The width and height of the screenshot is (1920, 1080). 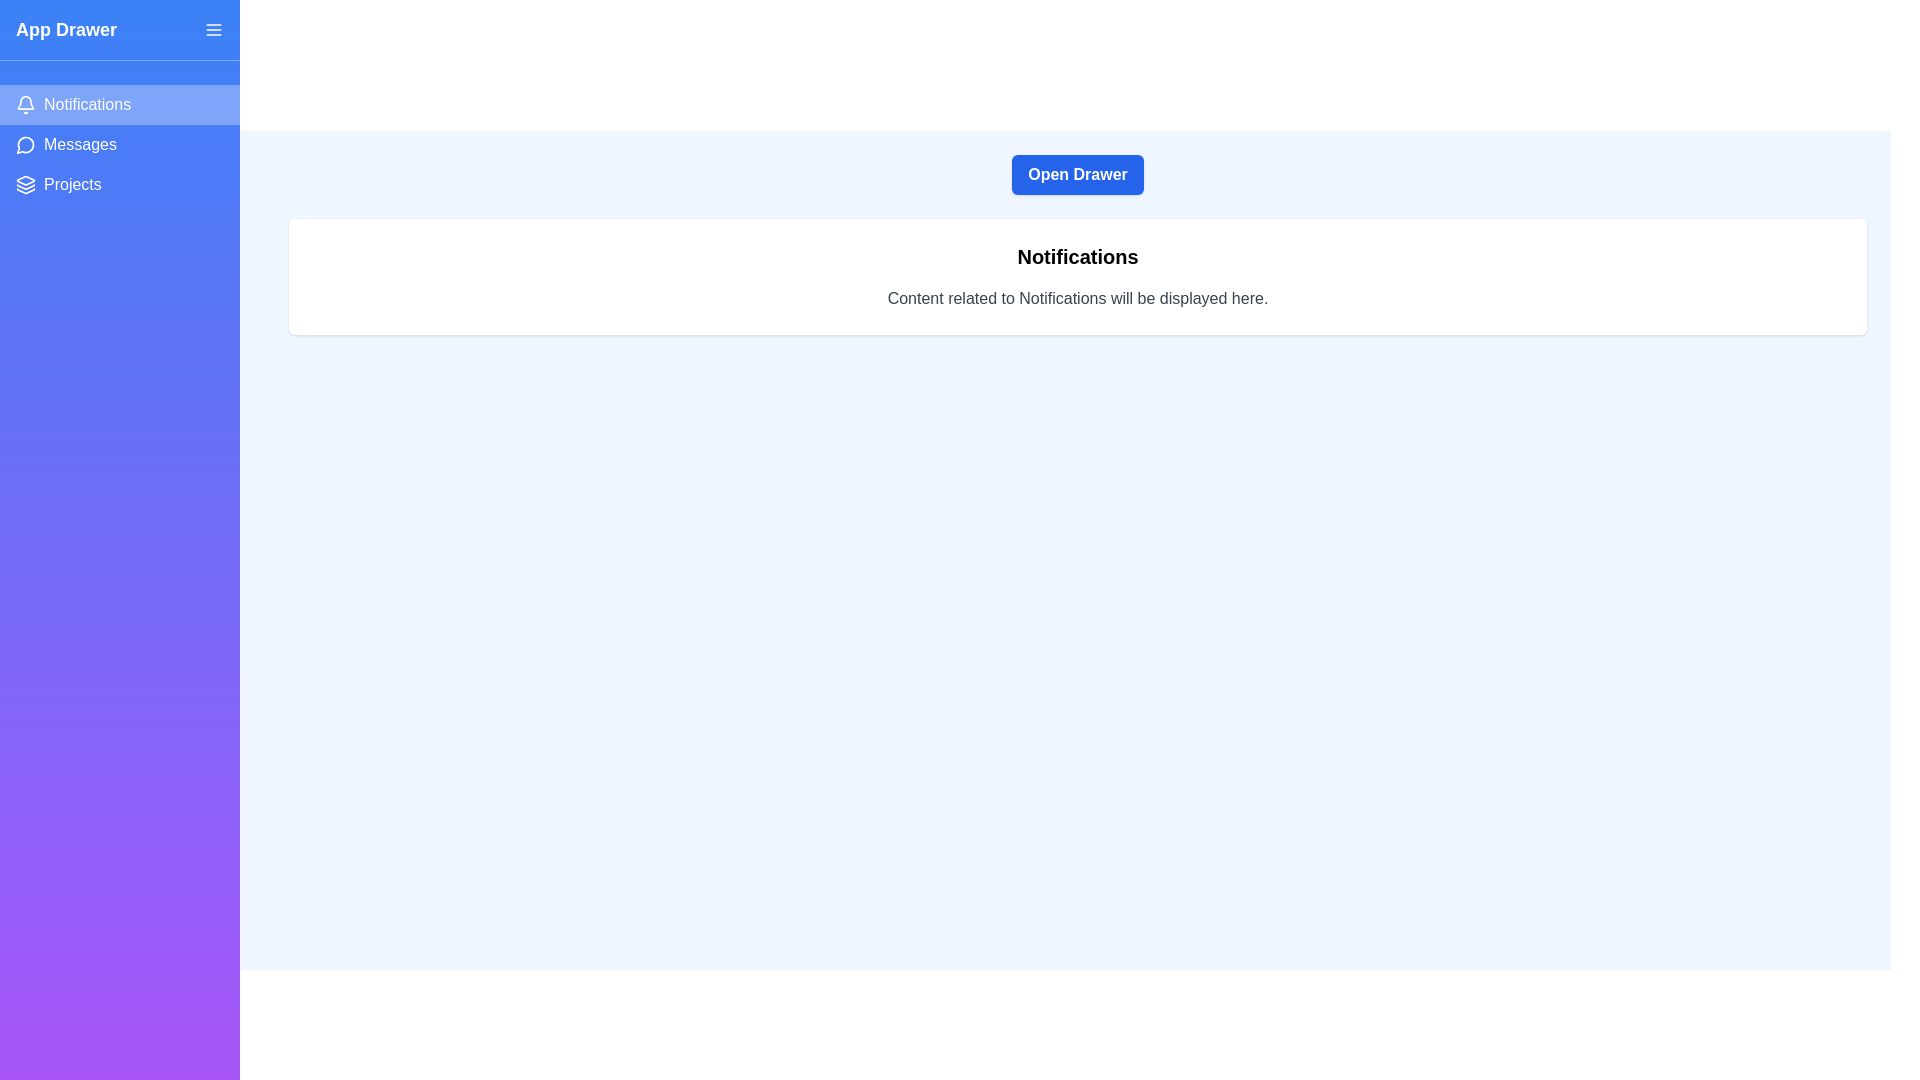 What do you see at coordinates (1077, 173) in the screenshot?
I see `the 'Open Drawer' button to toggle the drawer open` at bounding box center [1077, 173].